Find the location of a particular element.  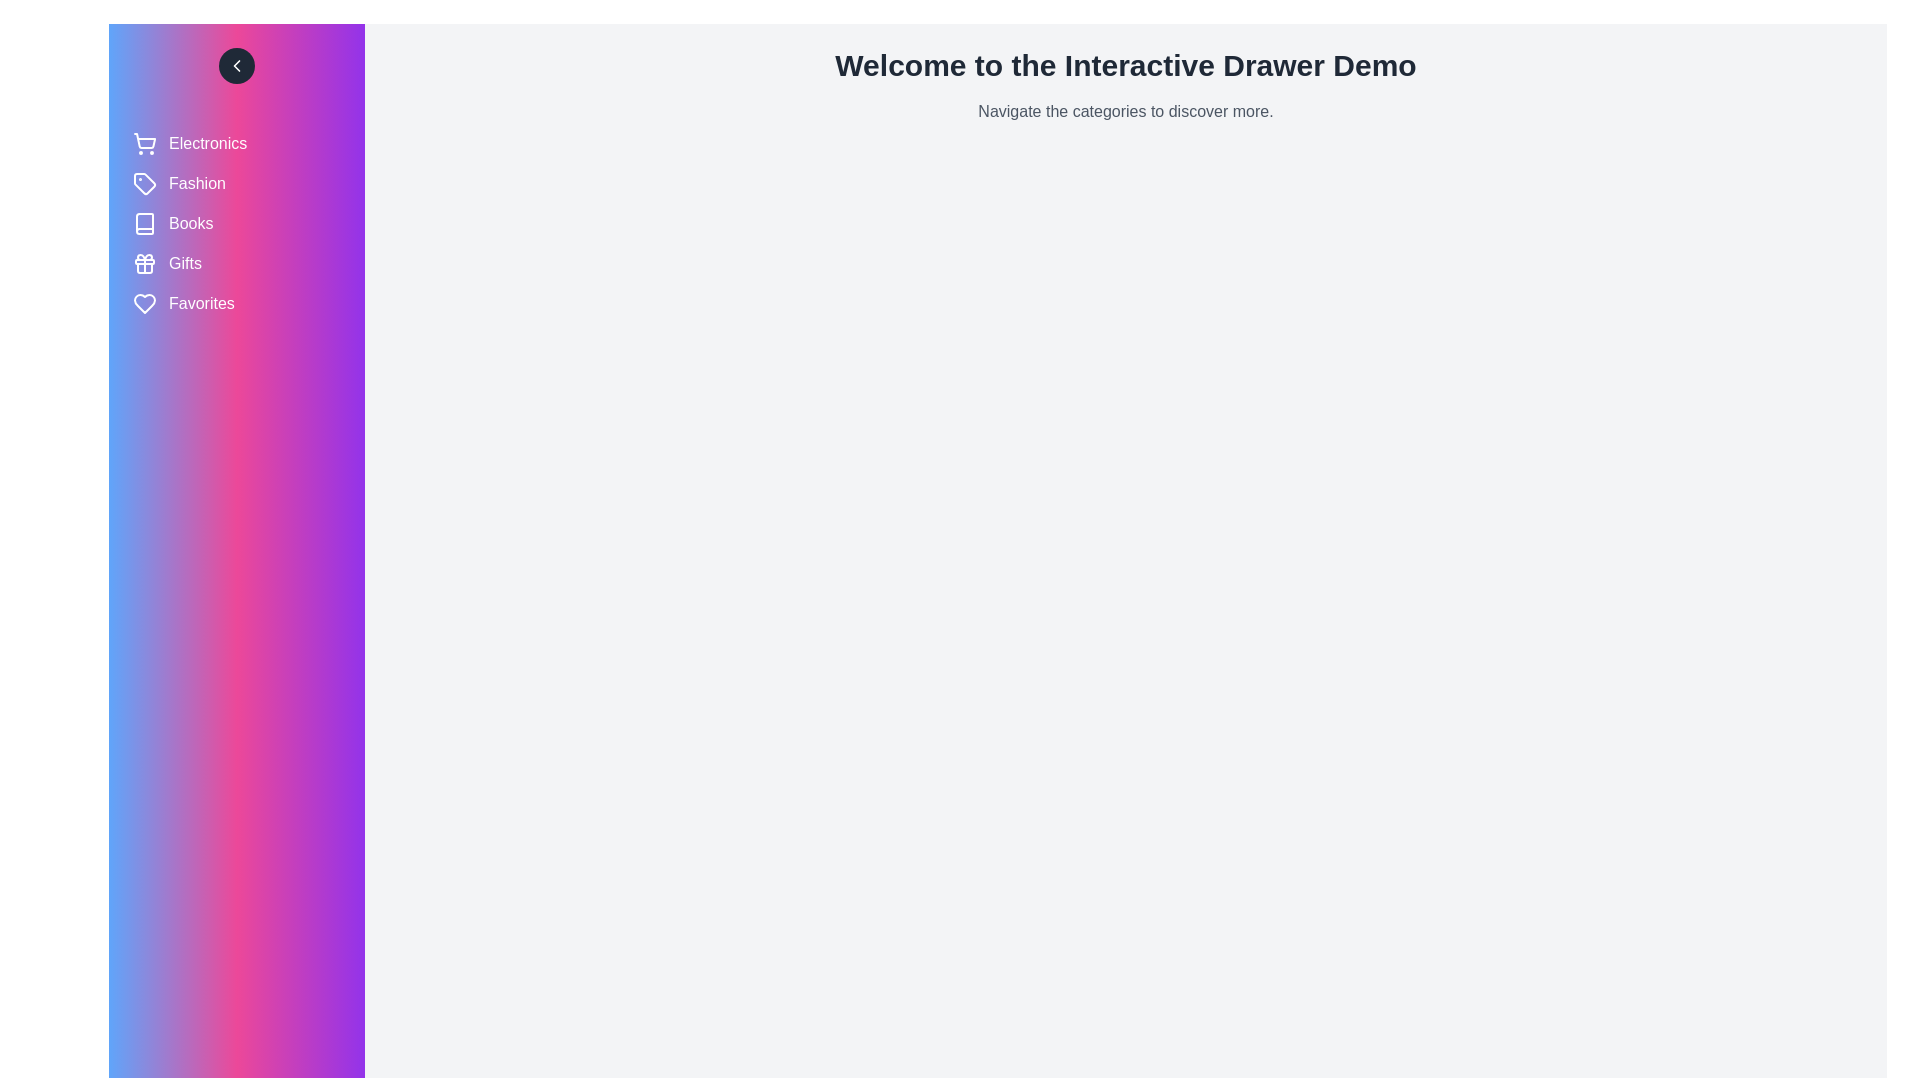

the category Favorites to observe its hover effect is located at coordinates (236, 304).